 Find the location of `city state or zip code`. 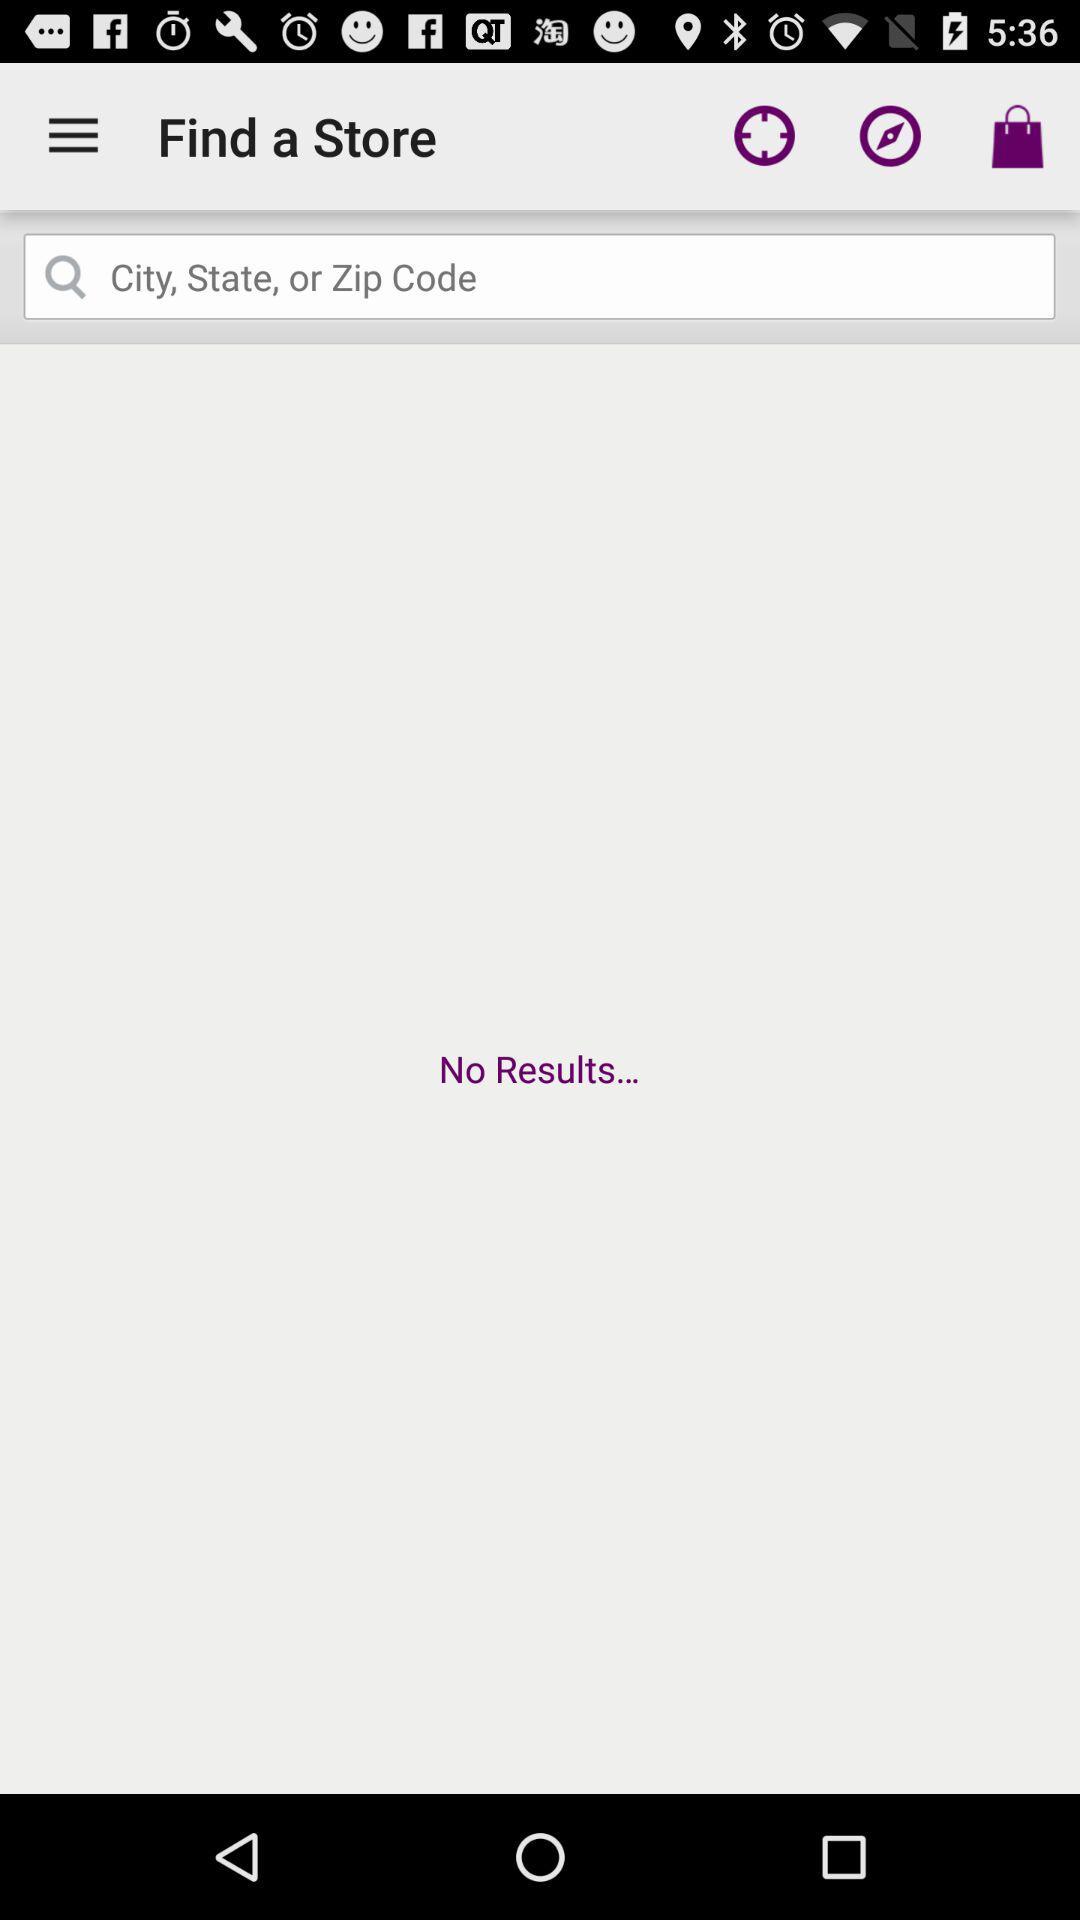

city state or zip code is located at coordinates (540, 276).